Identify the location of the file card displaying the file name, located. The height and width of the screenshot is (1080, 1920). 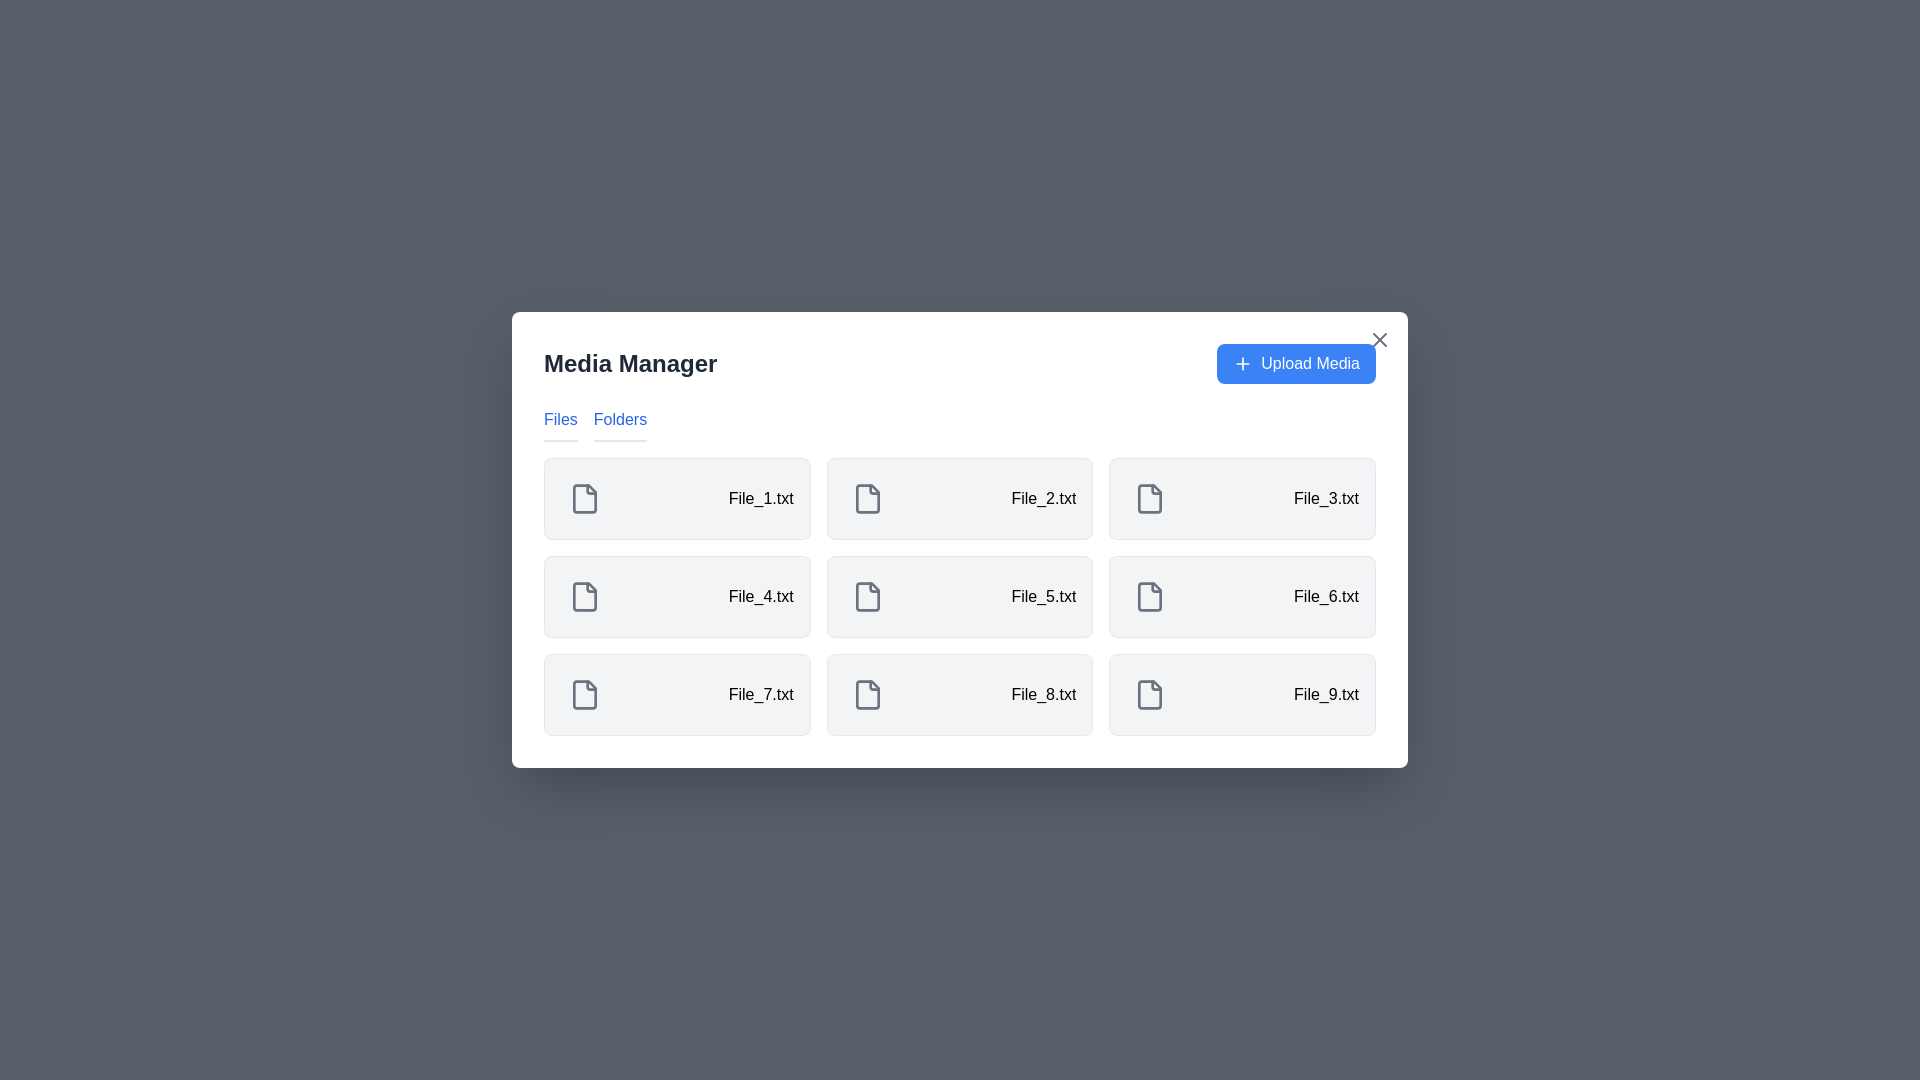
(1241, 596).